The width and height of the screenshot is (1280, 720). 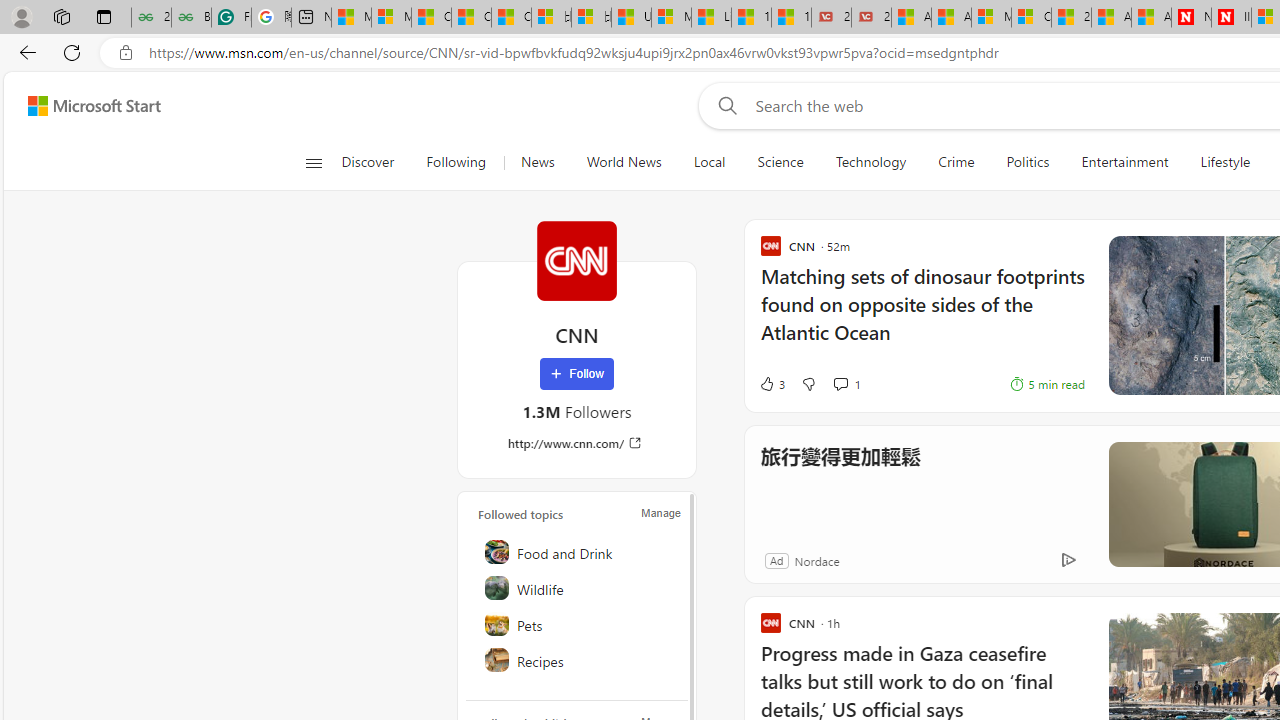 What do you see at coordinates (1125, 162) in the screenshot?
I see `'Entertainment'` at bounding box center [1125, 162].